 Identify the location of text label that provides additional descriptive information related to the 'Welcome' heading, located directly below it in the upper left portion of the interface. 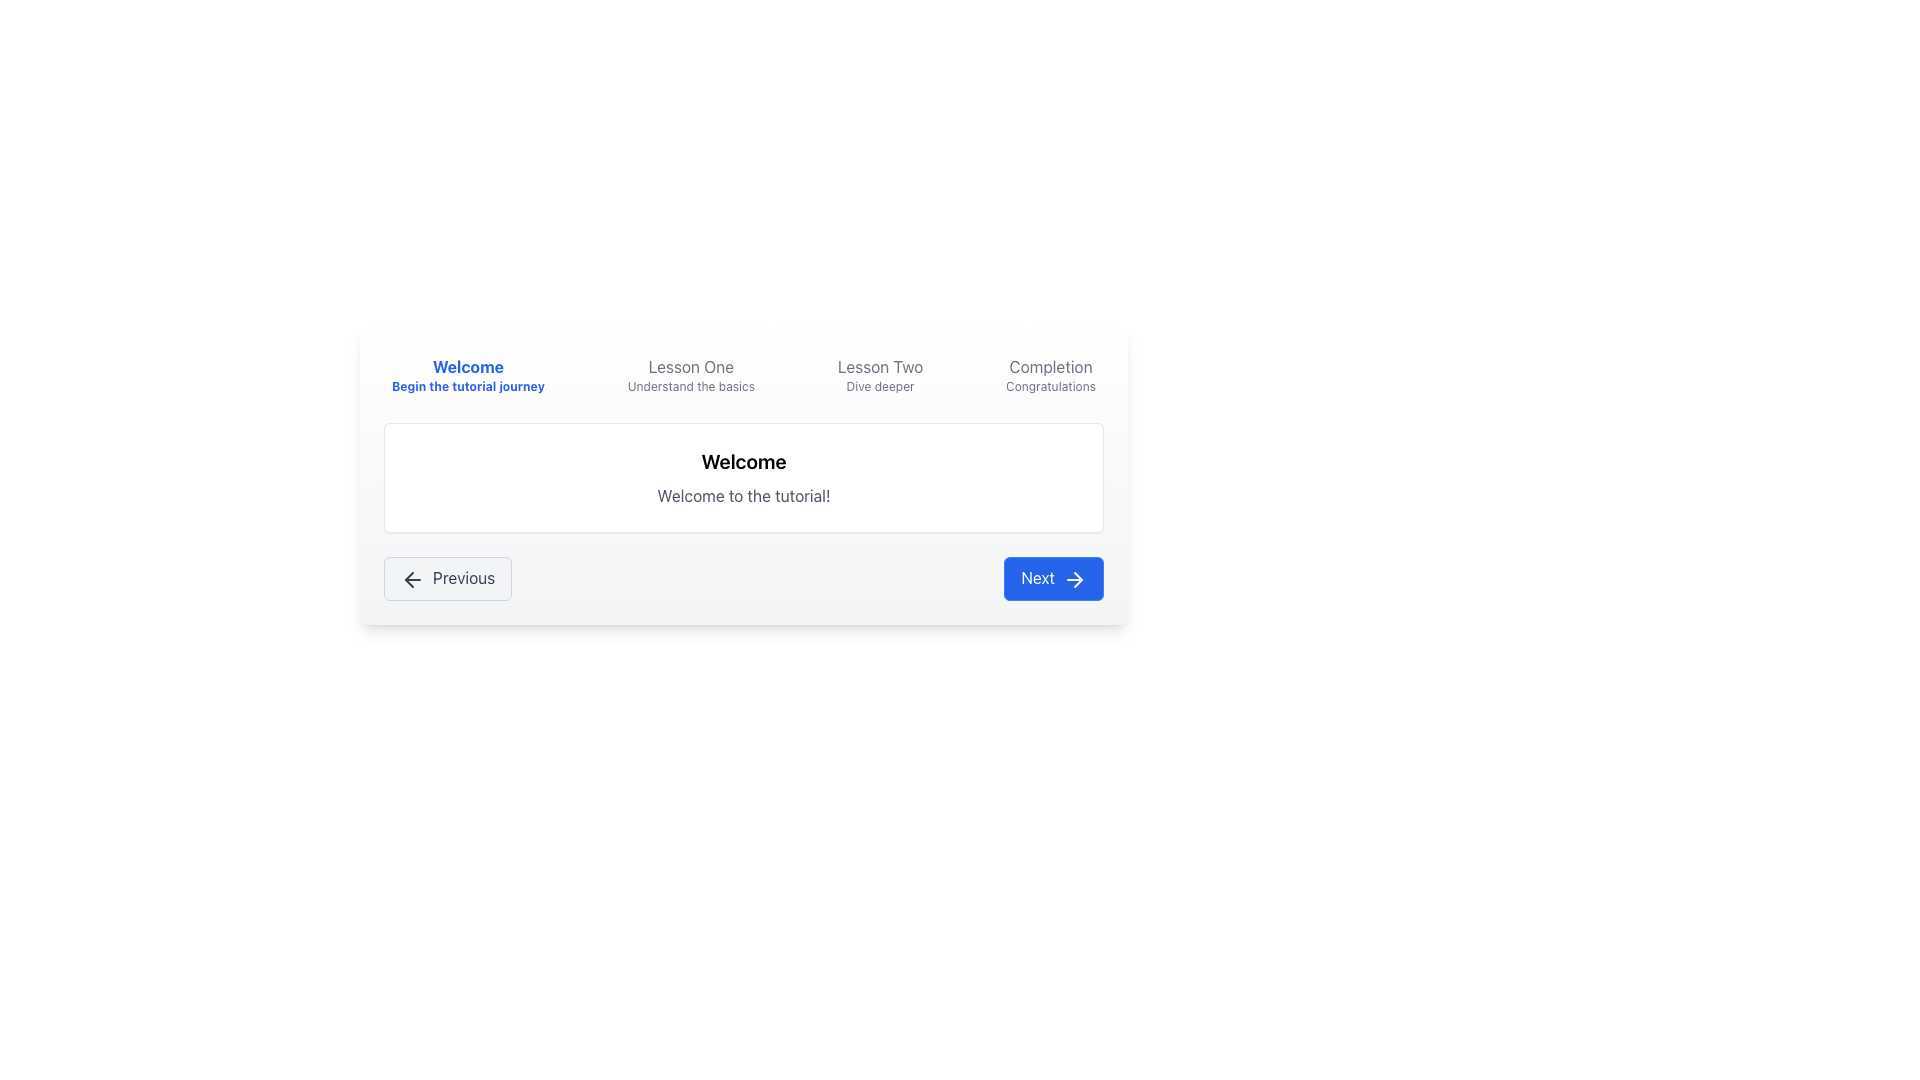
(467, 386).